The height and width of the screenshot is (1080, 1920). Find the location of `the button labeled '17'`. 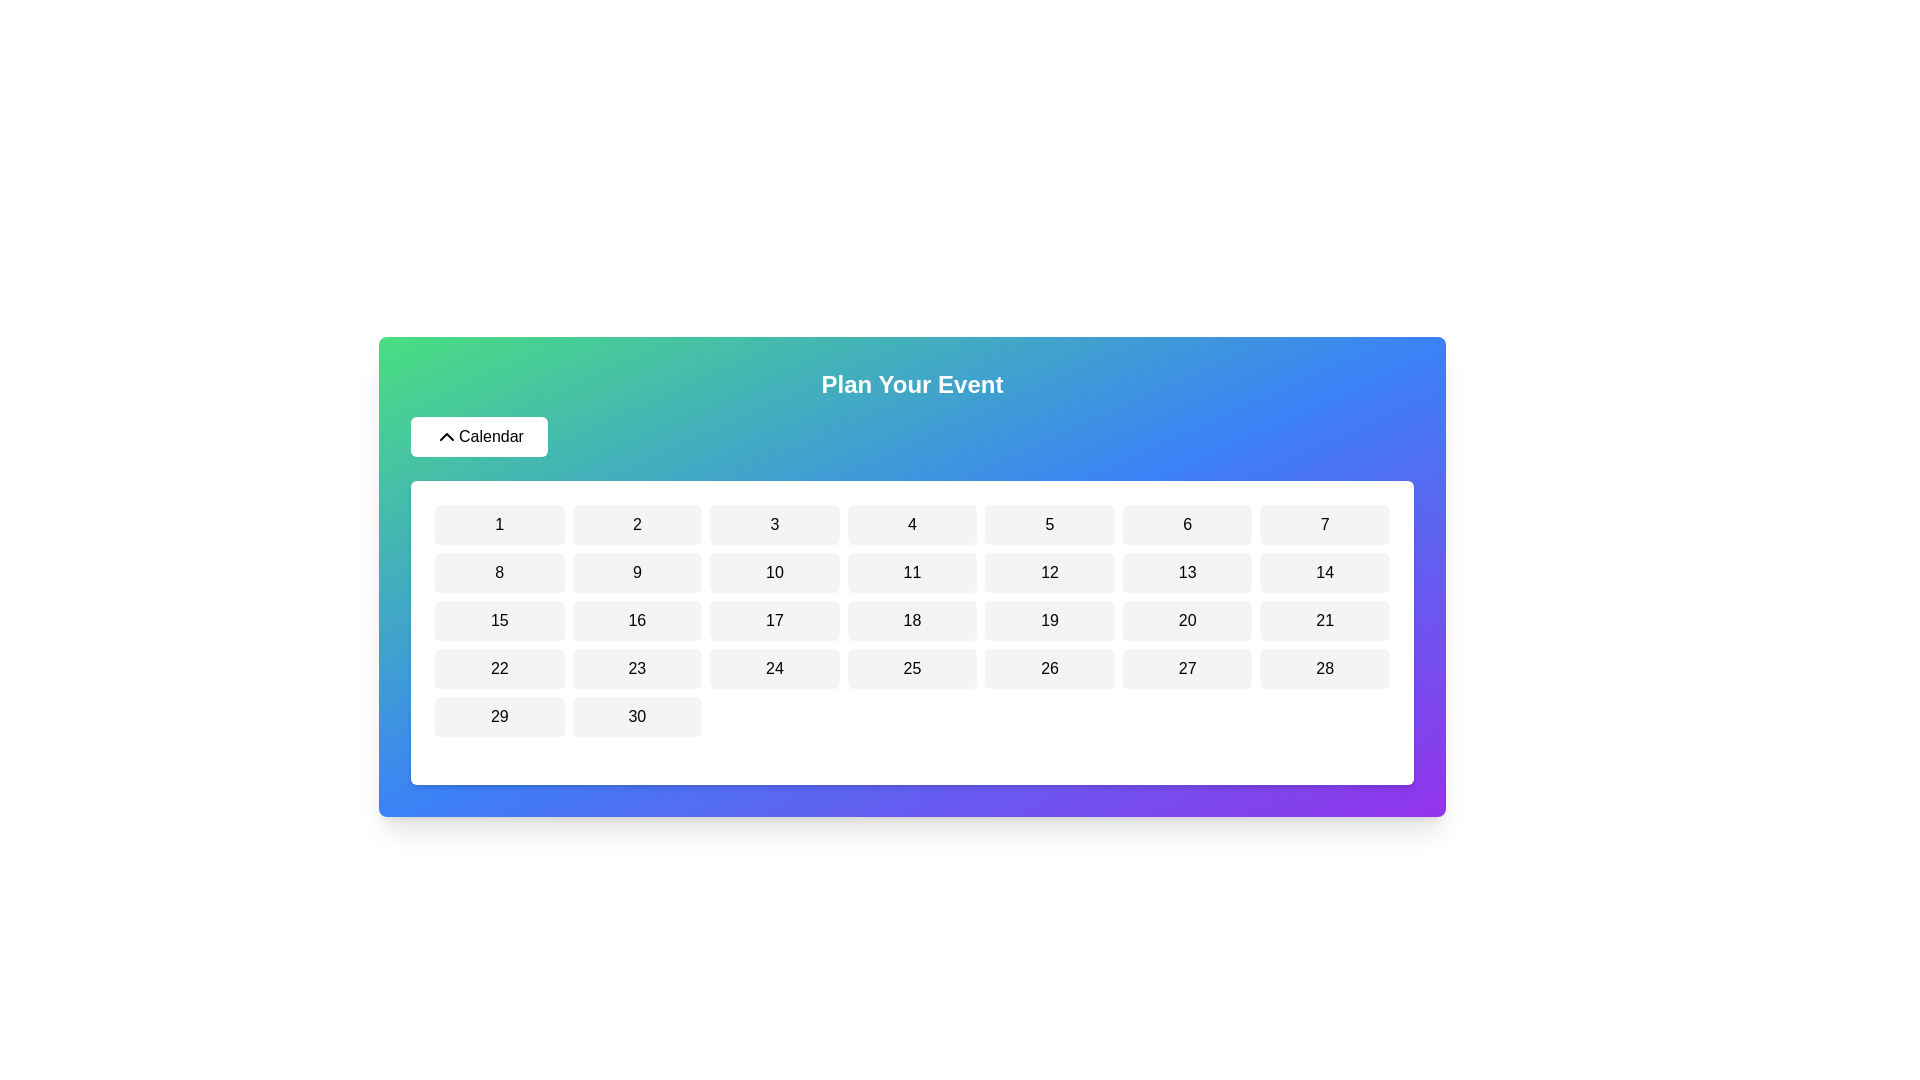

the button labeled '17' is located at coordinates (773, 620).